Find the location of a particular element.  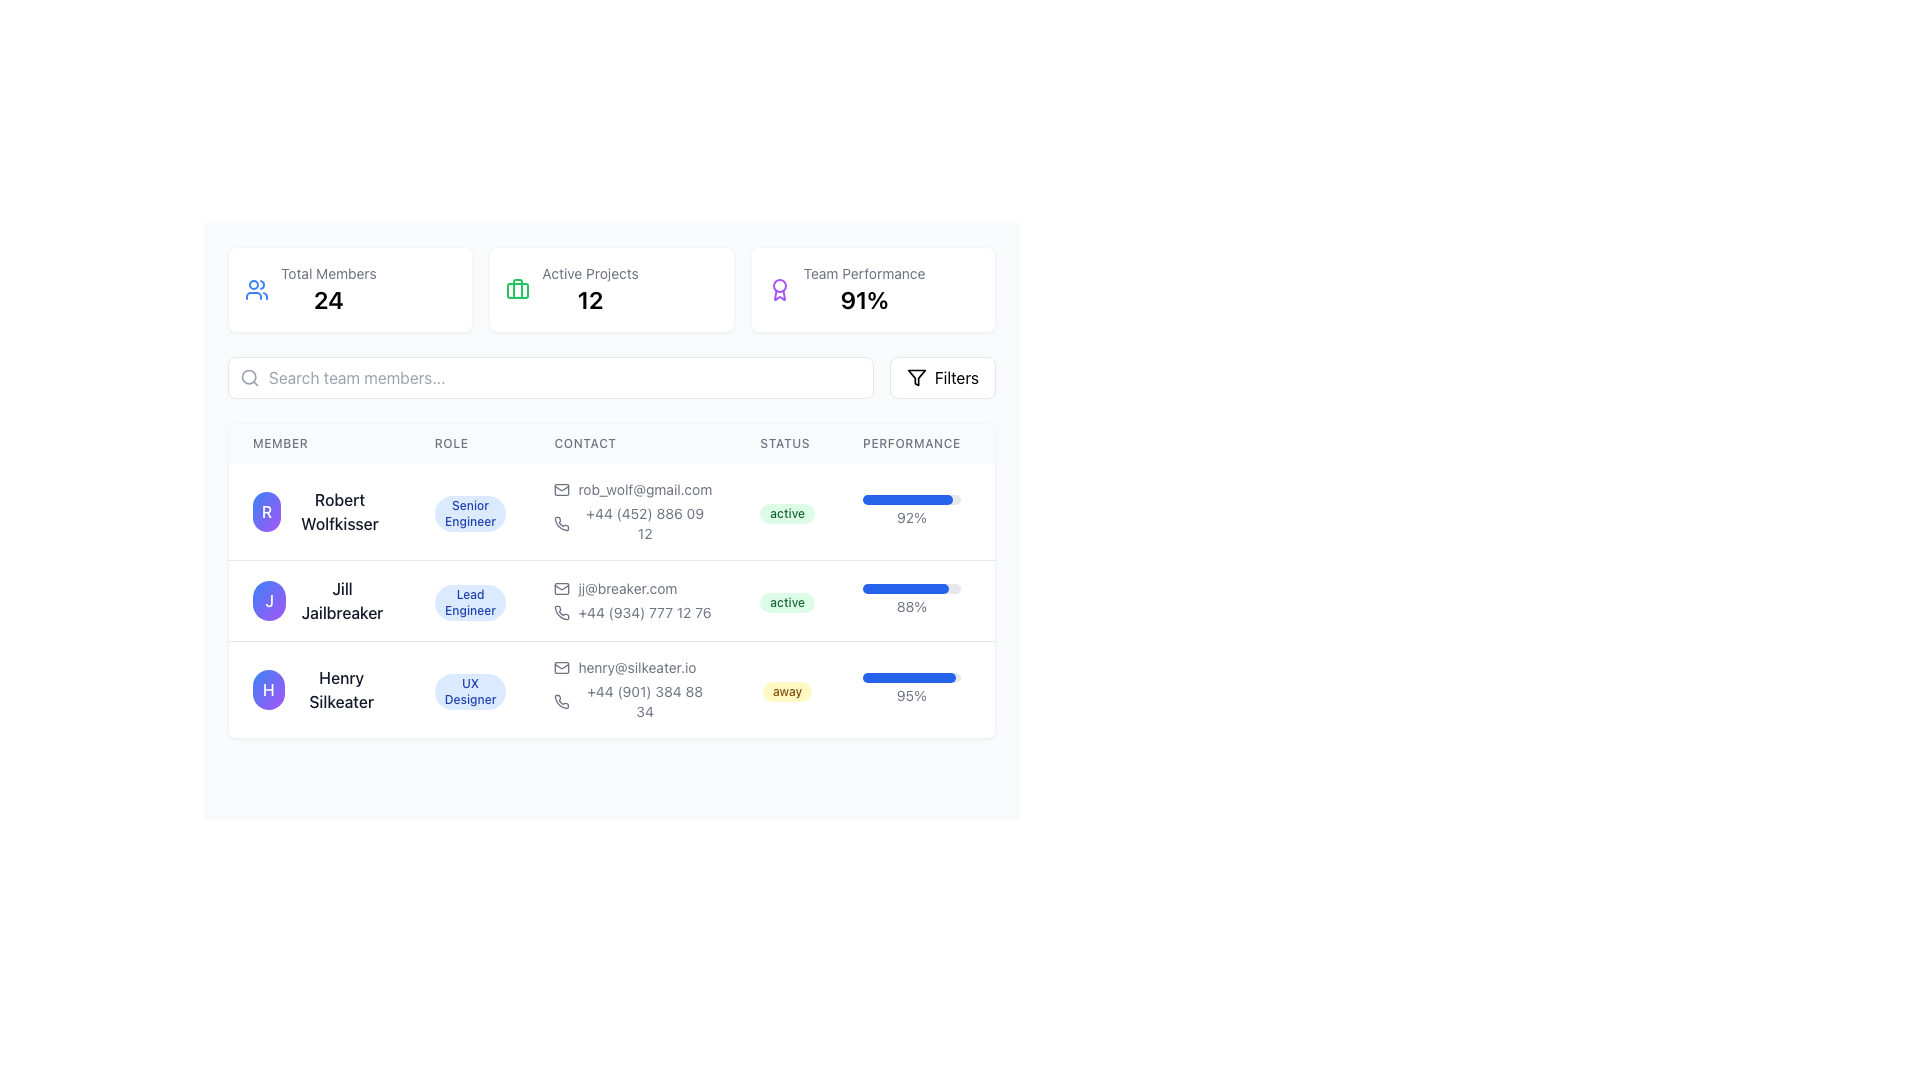

the phone icon representing contact information for Henry Silkeater, which is styled with a greyish stroke color and is positioned next to the phone number in the contact details section is located at coordinates (561, 523).